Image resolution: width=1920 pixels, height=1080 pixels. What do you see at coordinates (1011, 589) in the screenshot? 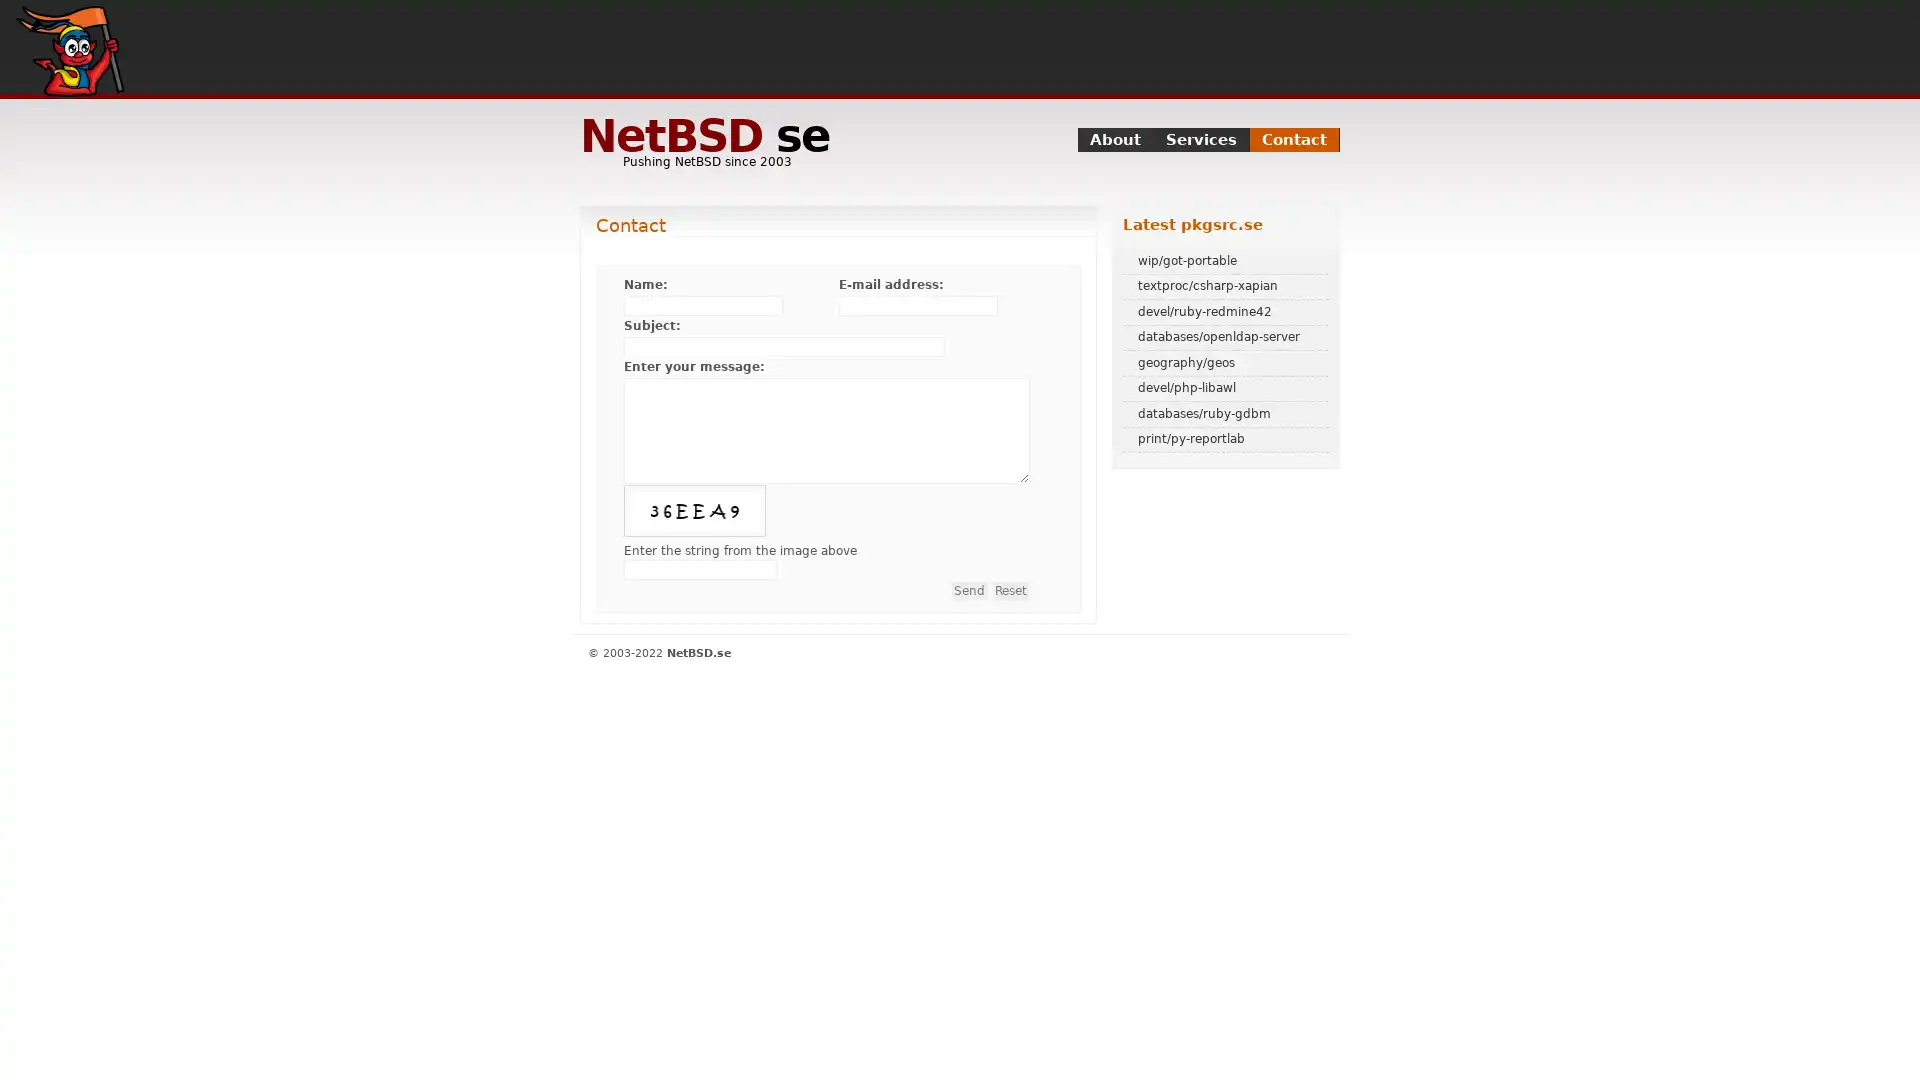
I see `Reset` at bounding box center [1011, 589].